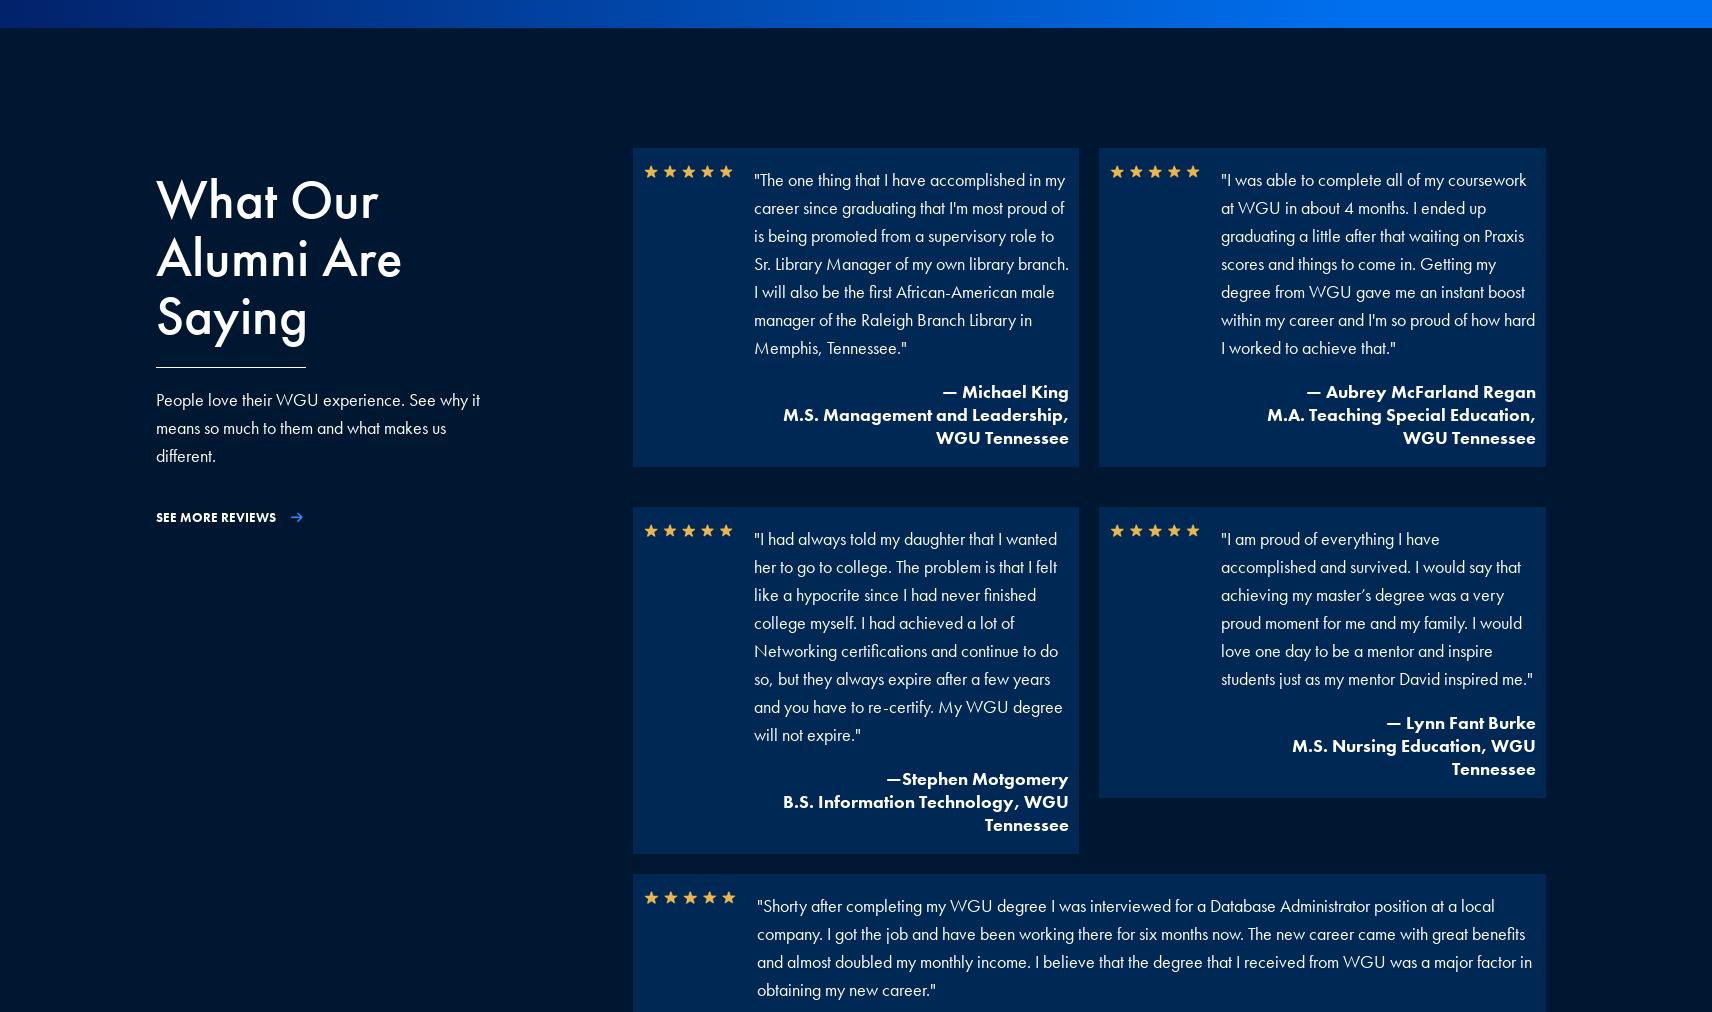  Describe the element at coordinates (1375, 262) in the screenshot. I see `'"I was able to complete all of my coursework at WGU in about 4 months. I ended up graduating a little after that waiting on Praxis scores and things to come in. Getting my degree from WGU gave me an instant boost within my career and I'm so proud of how hard I worked to achieve that."'` at that location.